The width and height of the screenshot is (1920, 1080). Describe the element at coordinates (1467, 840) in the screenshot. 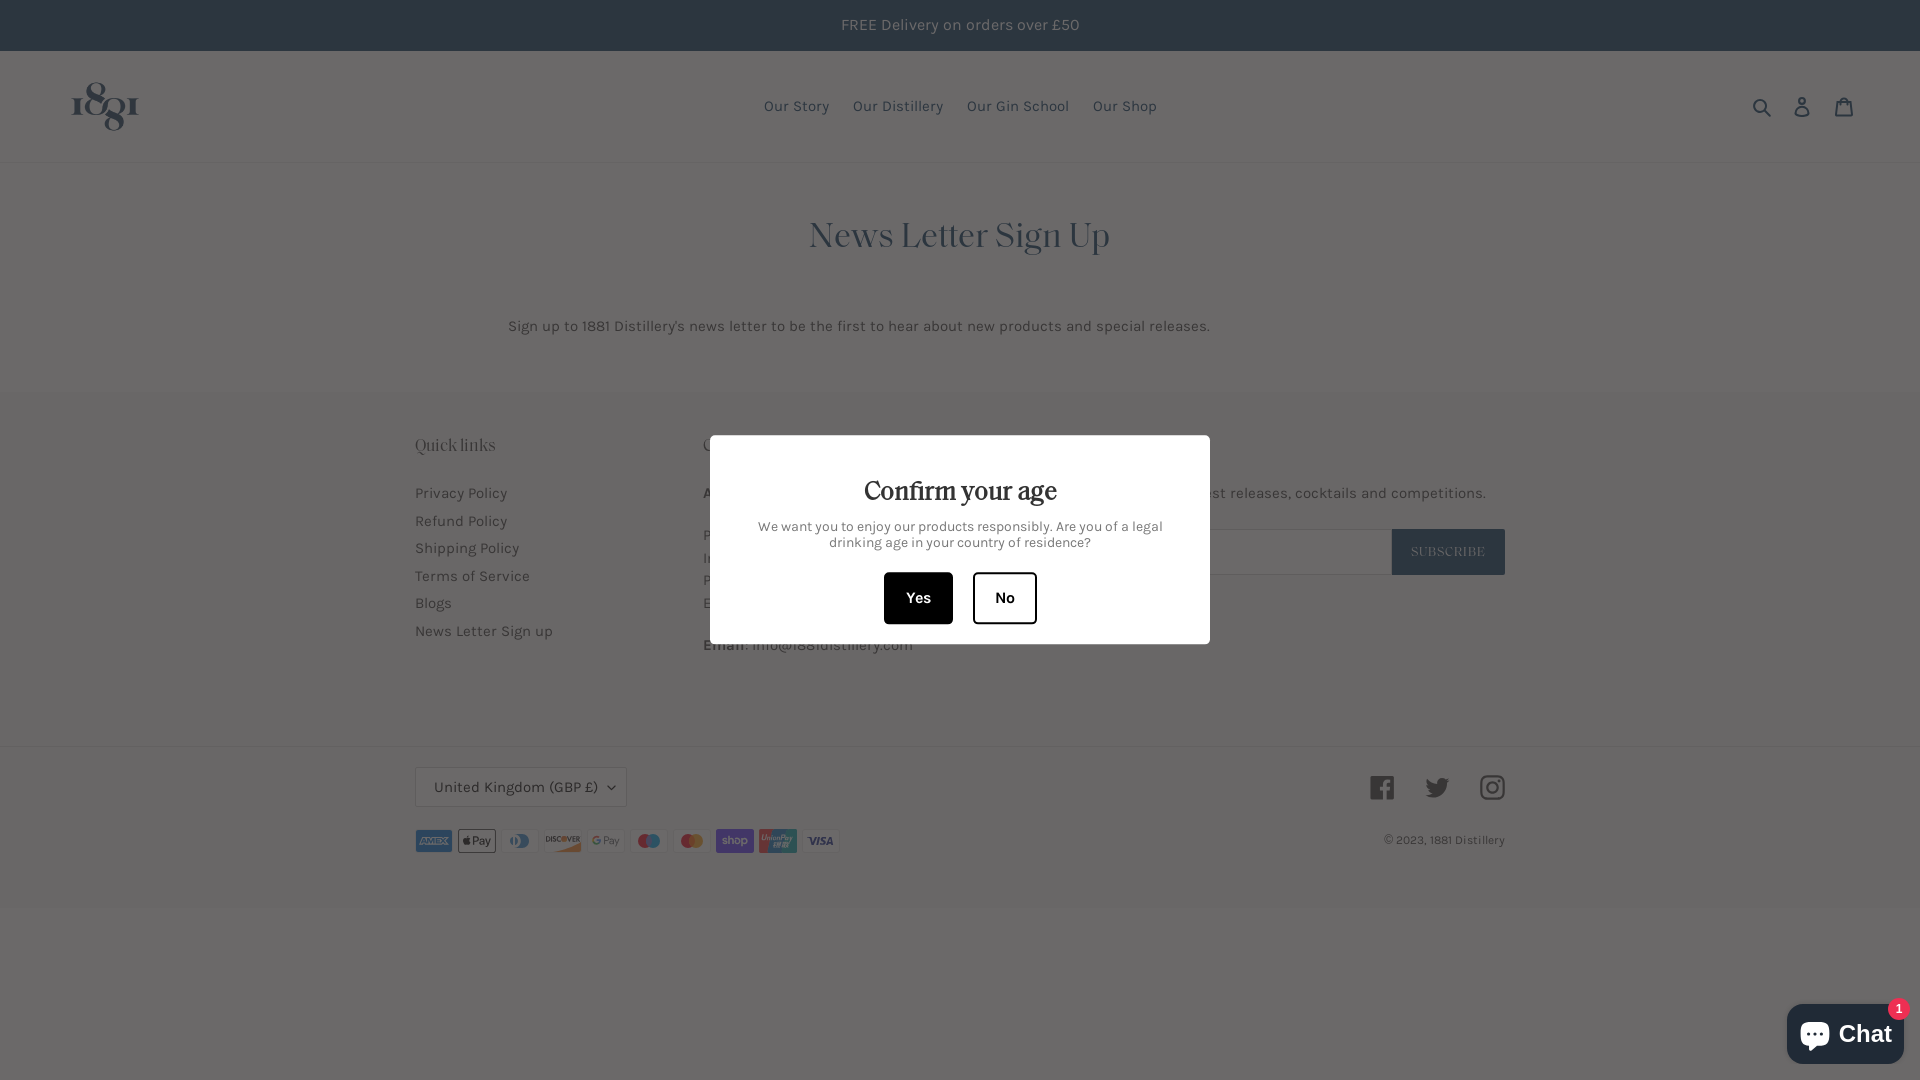

I see `'1881 Distillery'` at that location.